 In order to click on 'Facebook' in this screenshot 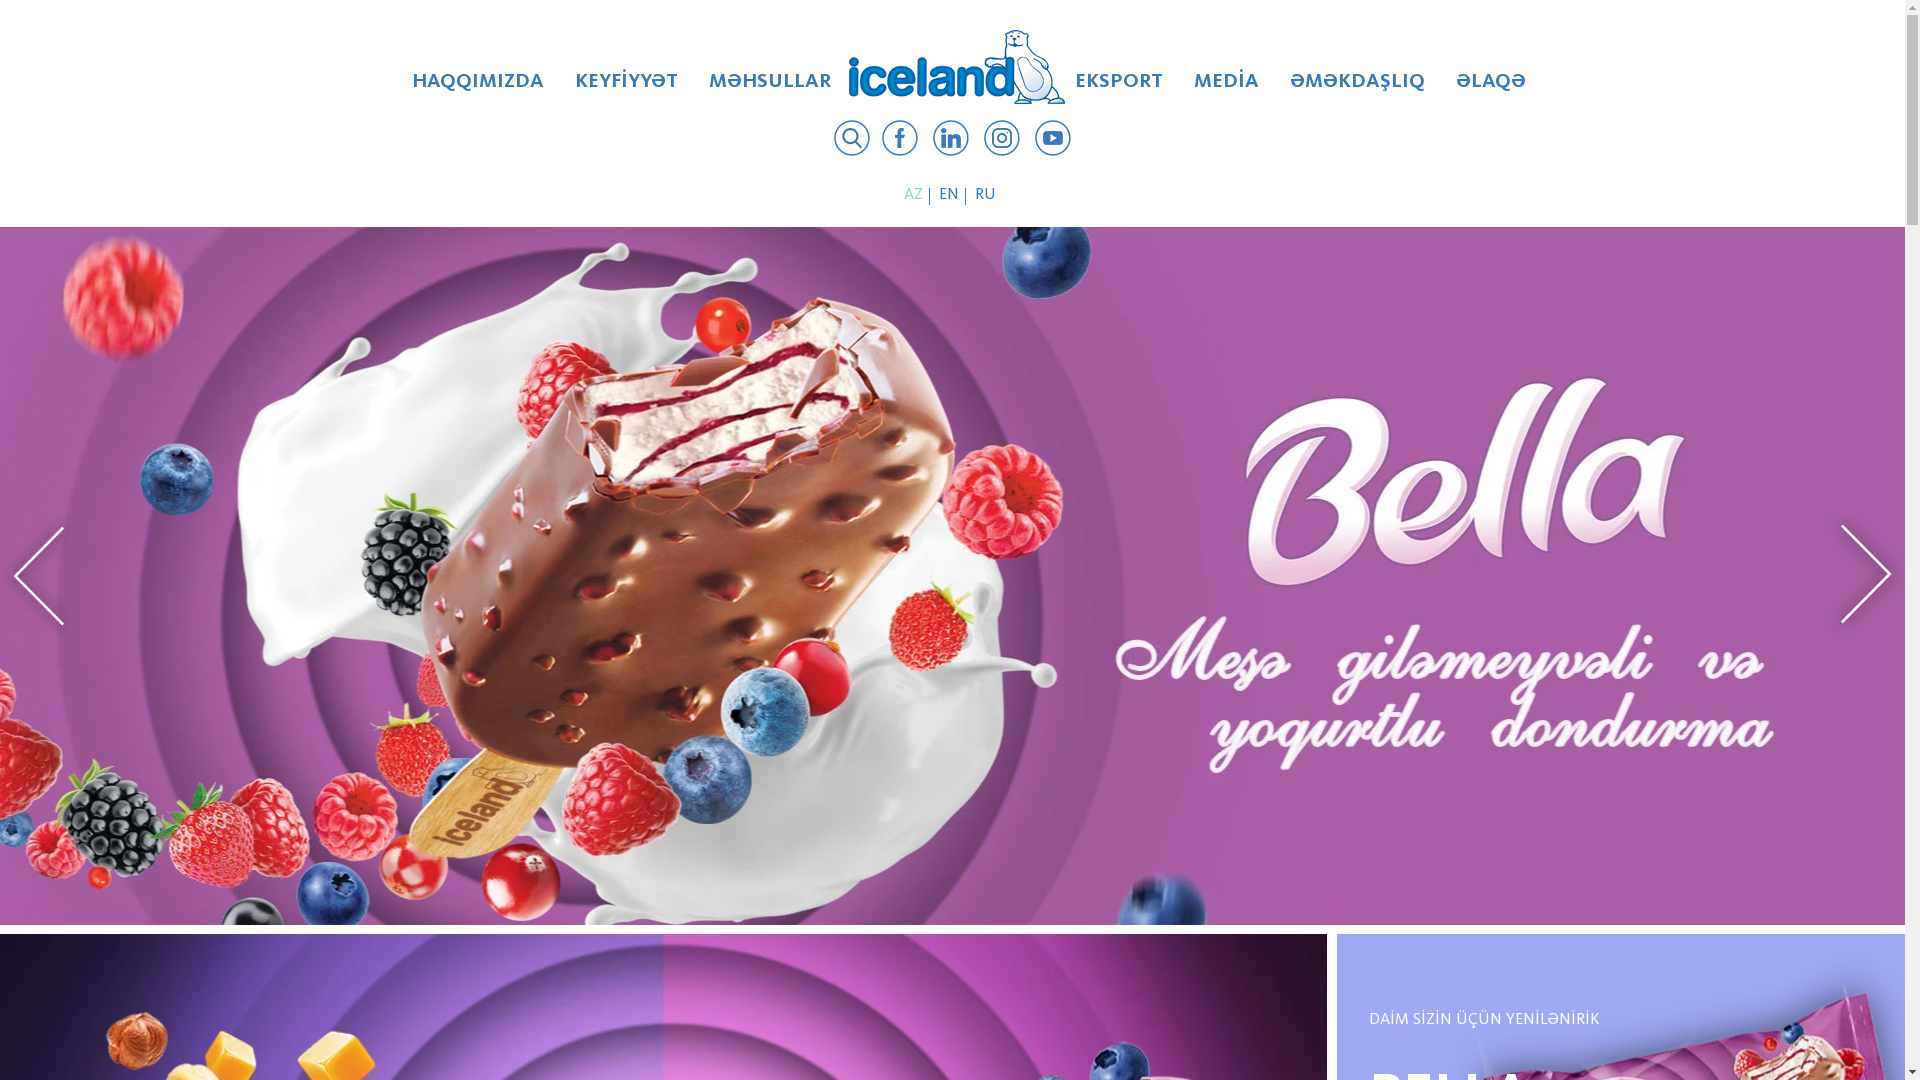, I will do `click(899, 140)`.